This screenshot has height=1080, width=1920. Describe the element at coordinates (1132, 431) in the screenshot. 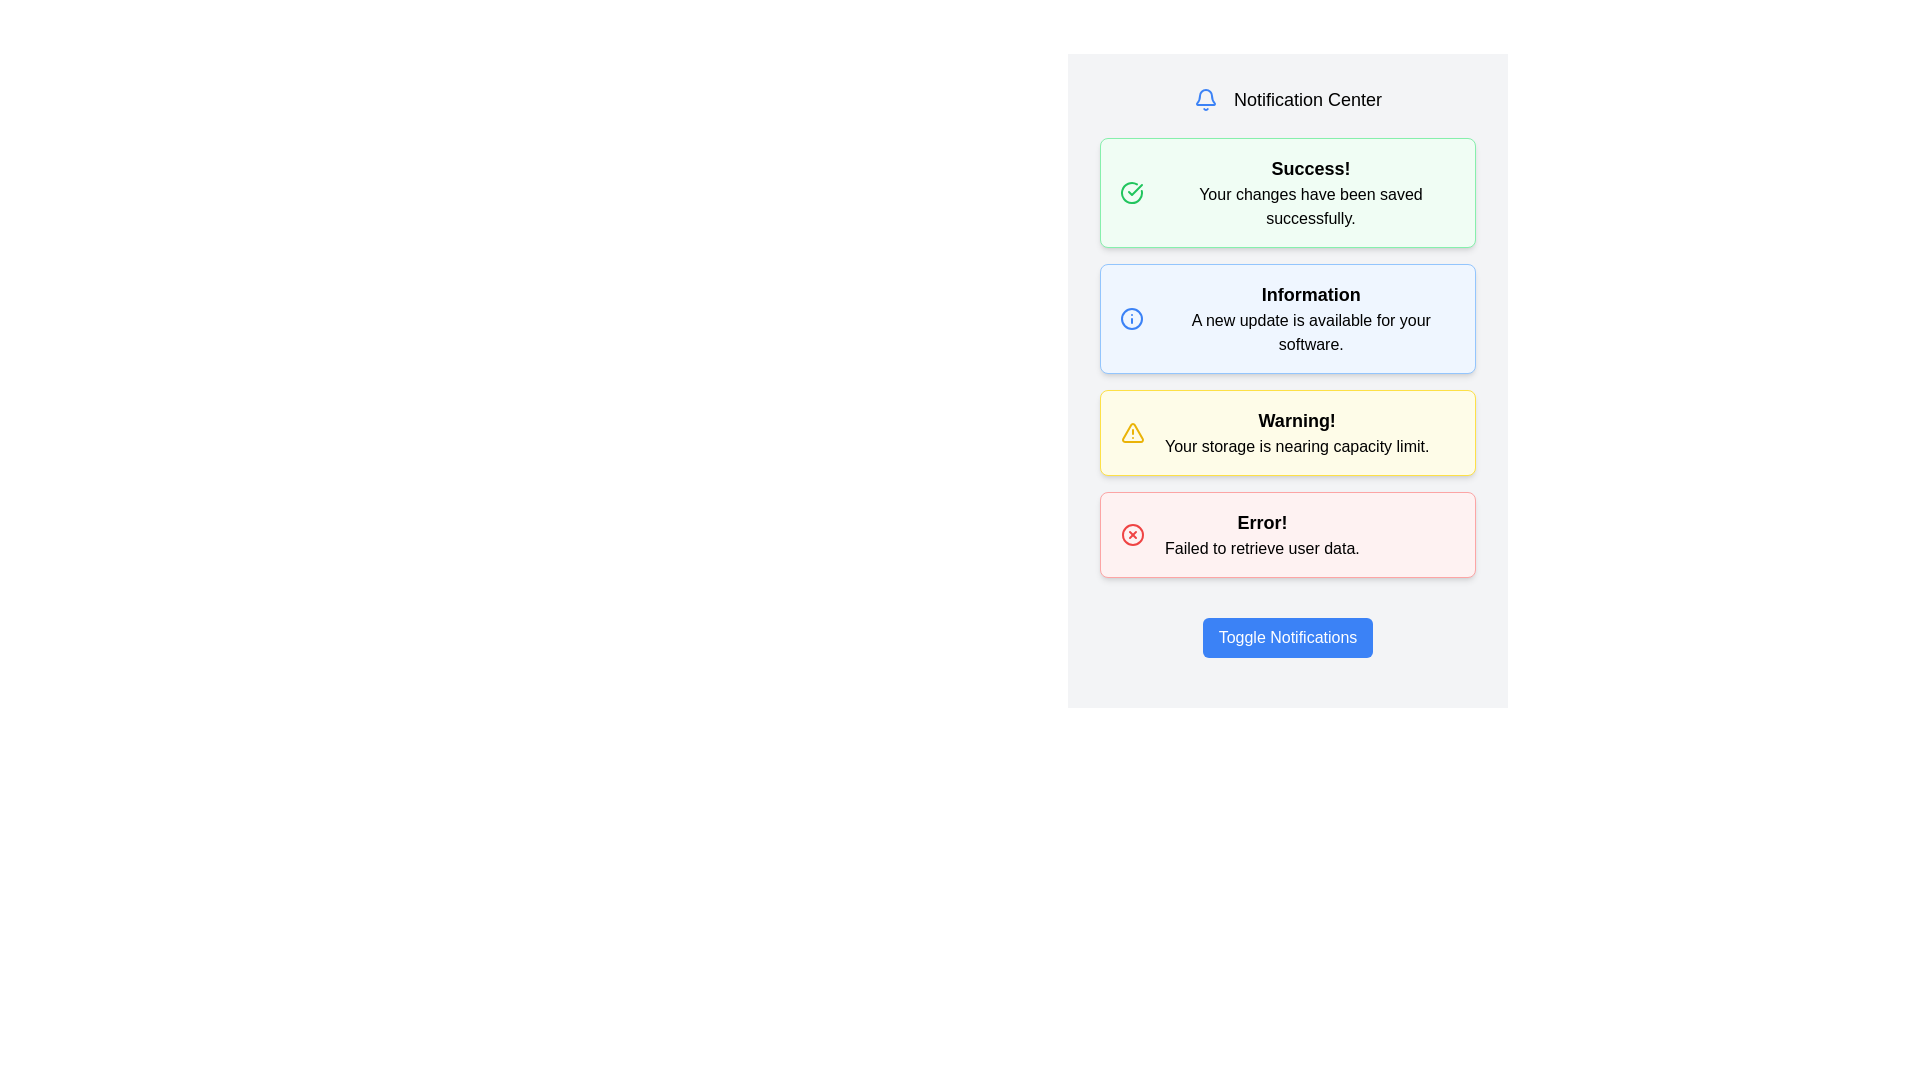

I see `the triangular yellow warning icon with an exclamation mark, located within the warning notification box that states 'Warning! Your storage is nearing capacity limit.'` at that location.